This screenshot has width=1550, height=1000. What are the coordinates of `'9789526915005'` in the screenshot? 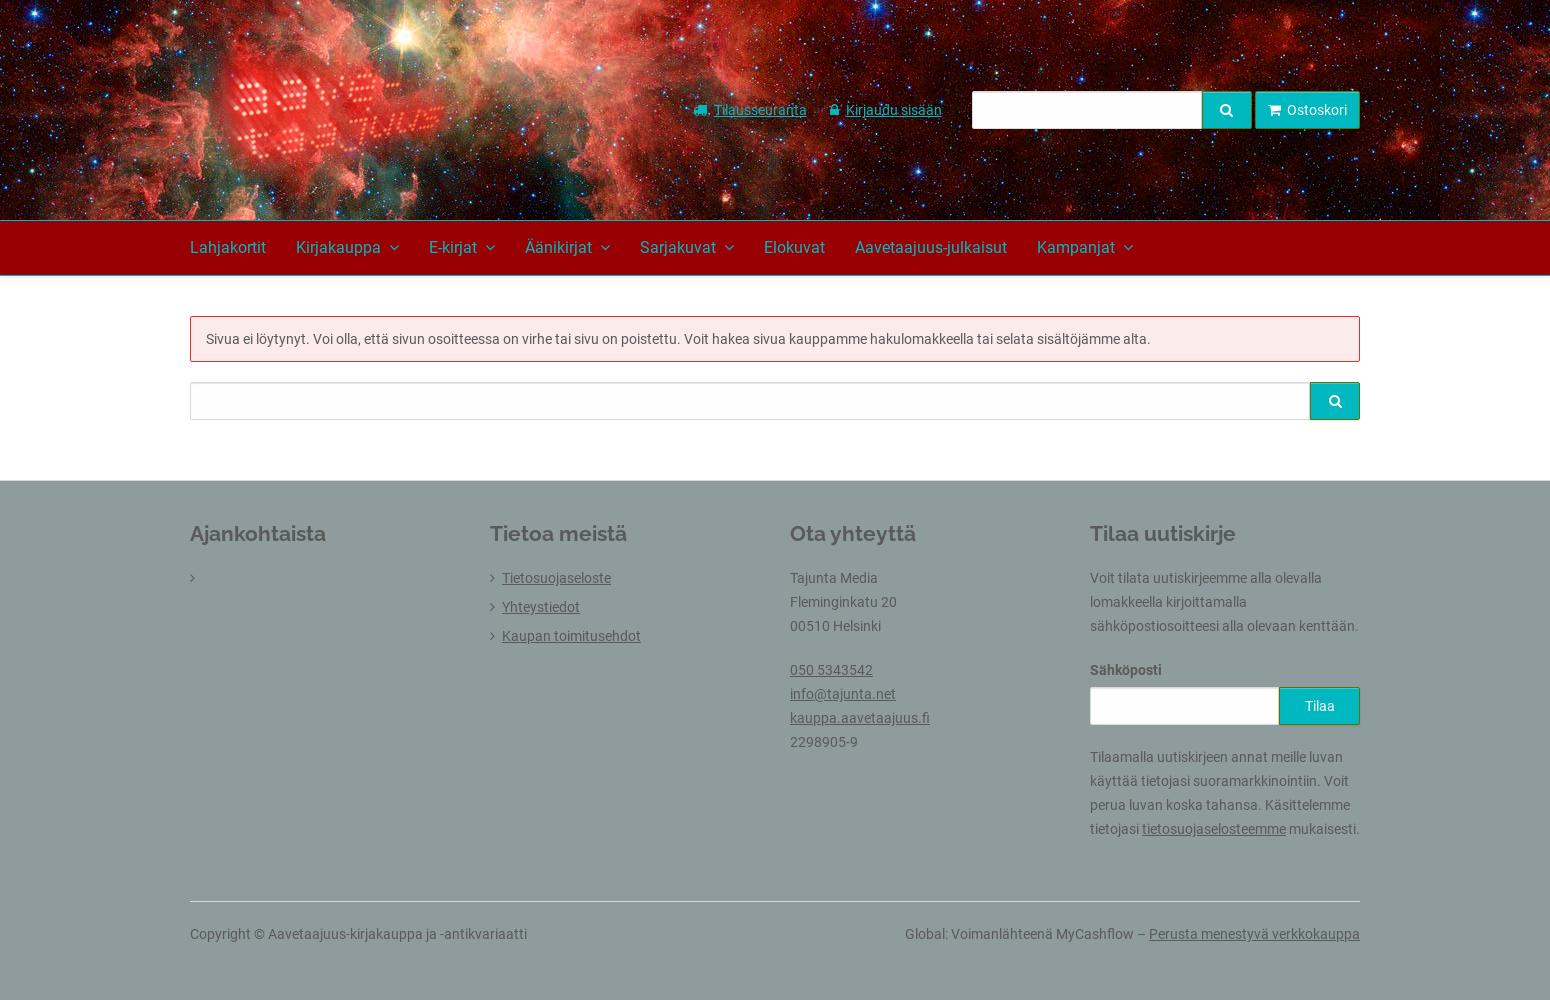 It's located at (1038, 303).